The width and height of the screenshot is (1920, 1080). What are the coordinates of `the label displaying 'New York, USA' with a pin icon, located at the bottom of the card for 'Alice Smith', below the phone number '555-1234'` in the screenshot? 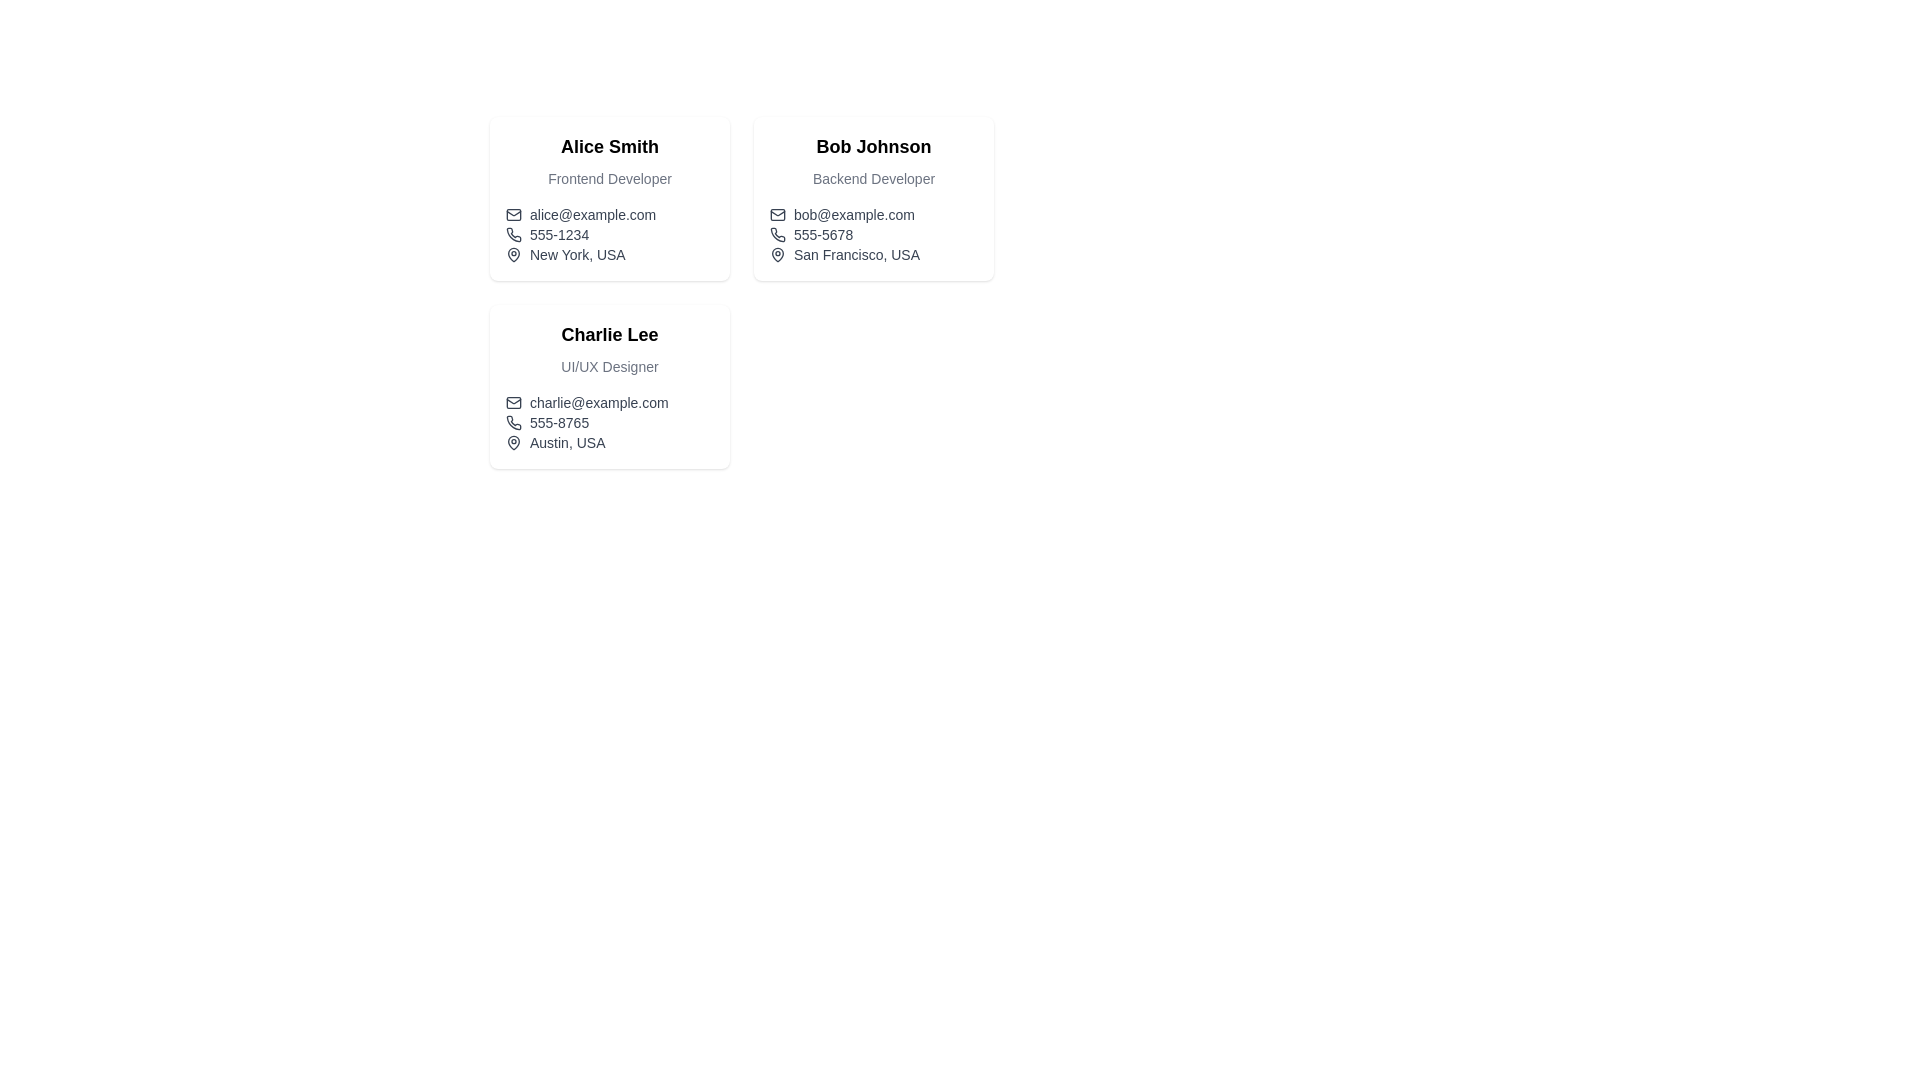 It's located at (608, 253).